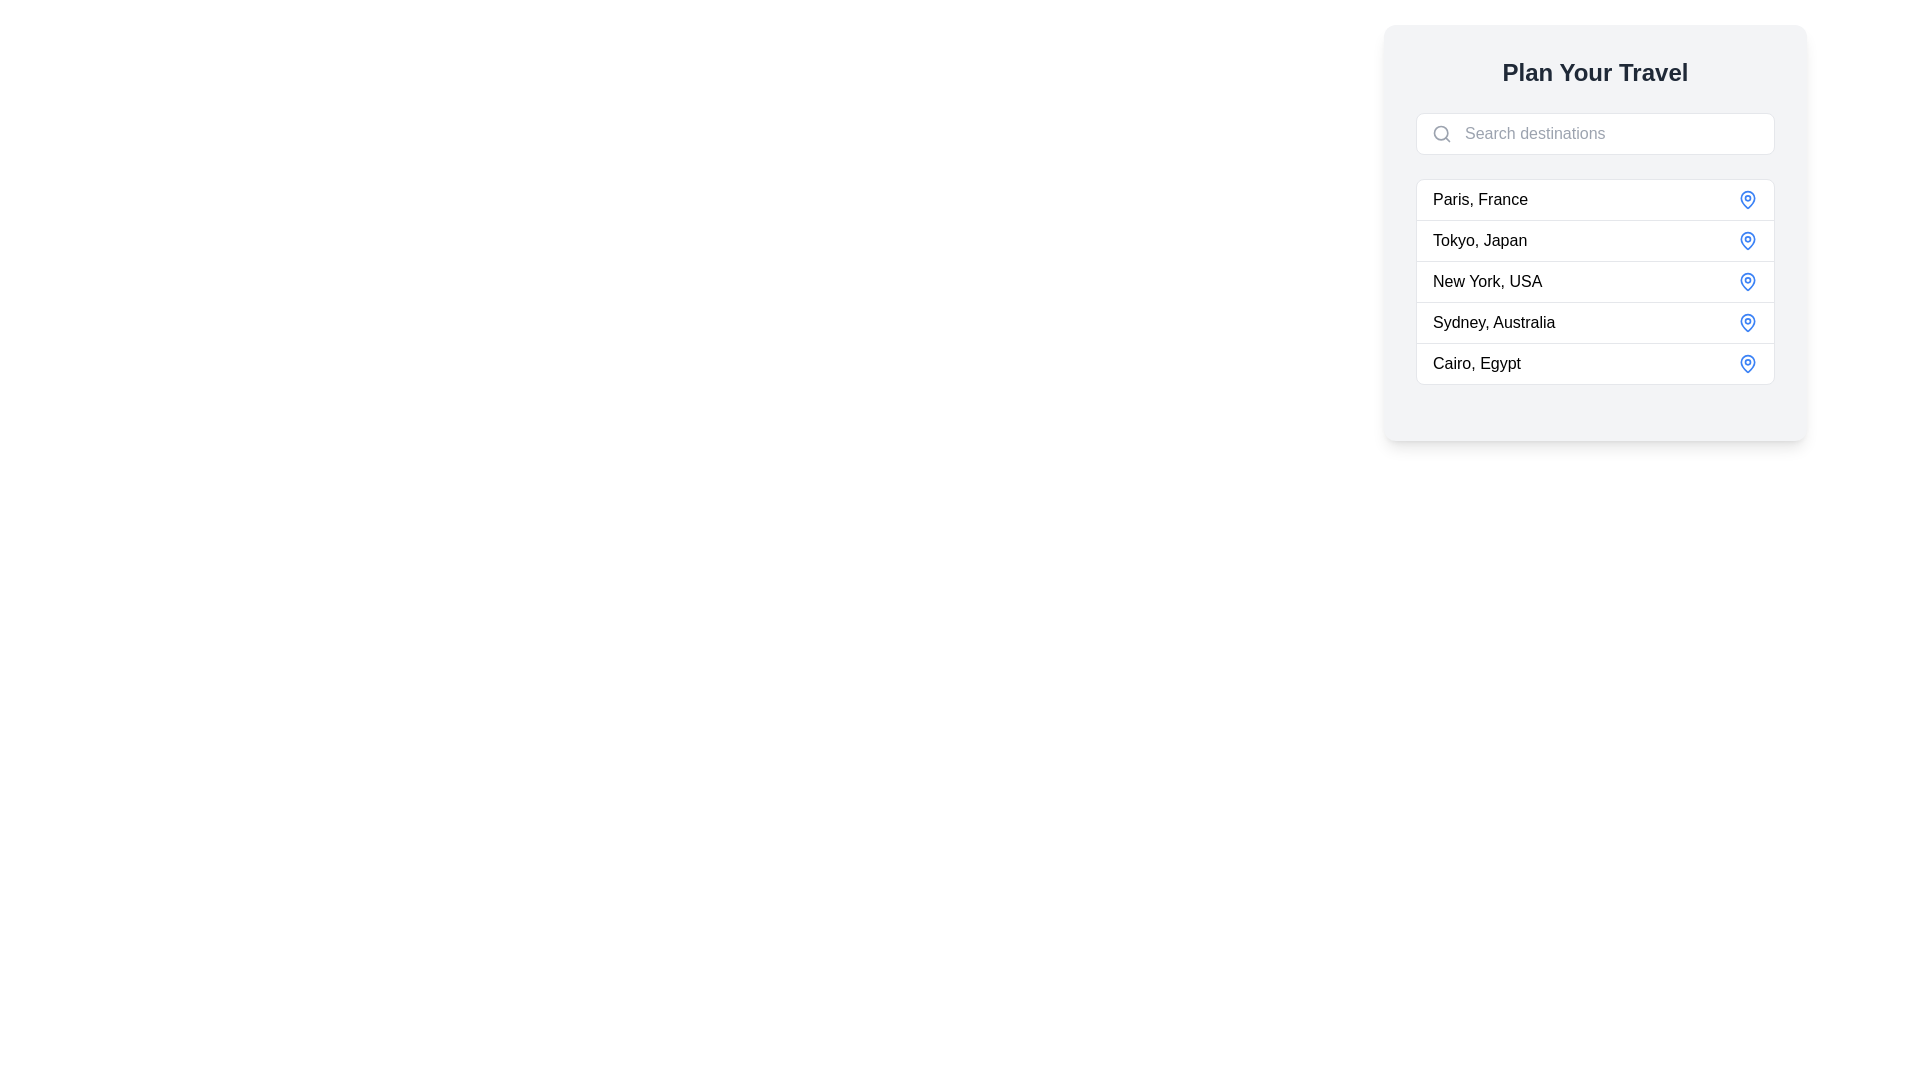  I want to click on the blue circular pin icon located adjacent to the text 'New York, USA', so click(1746, 281).